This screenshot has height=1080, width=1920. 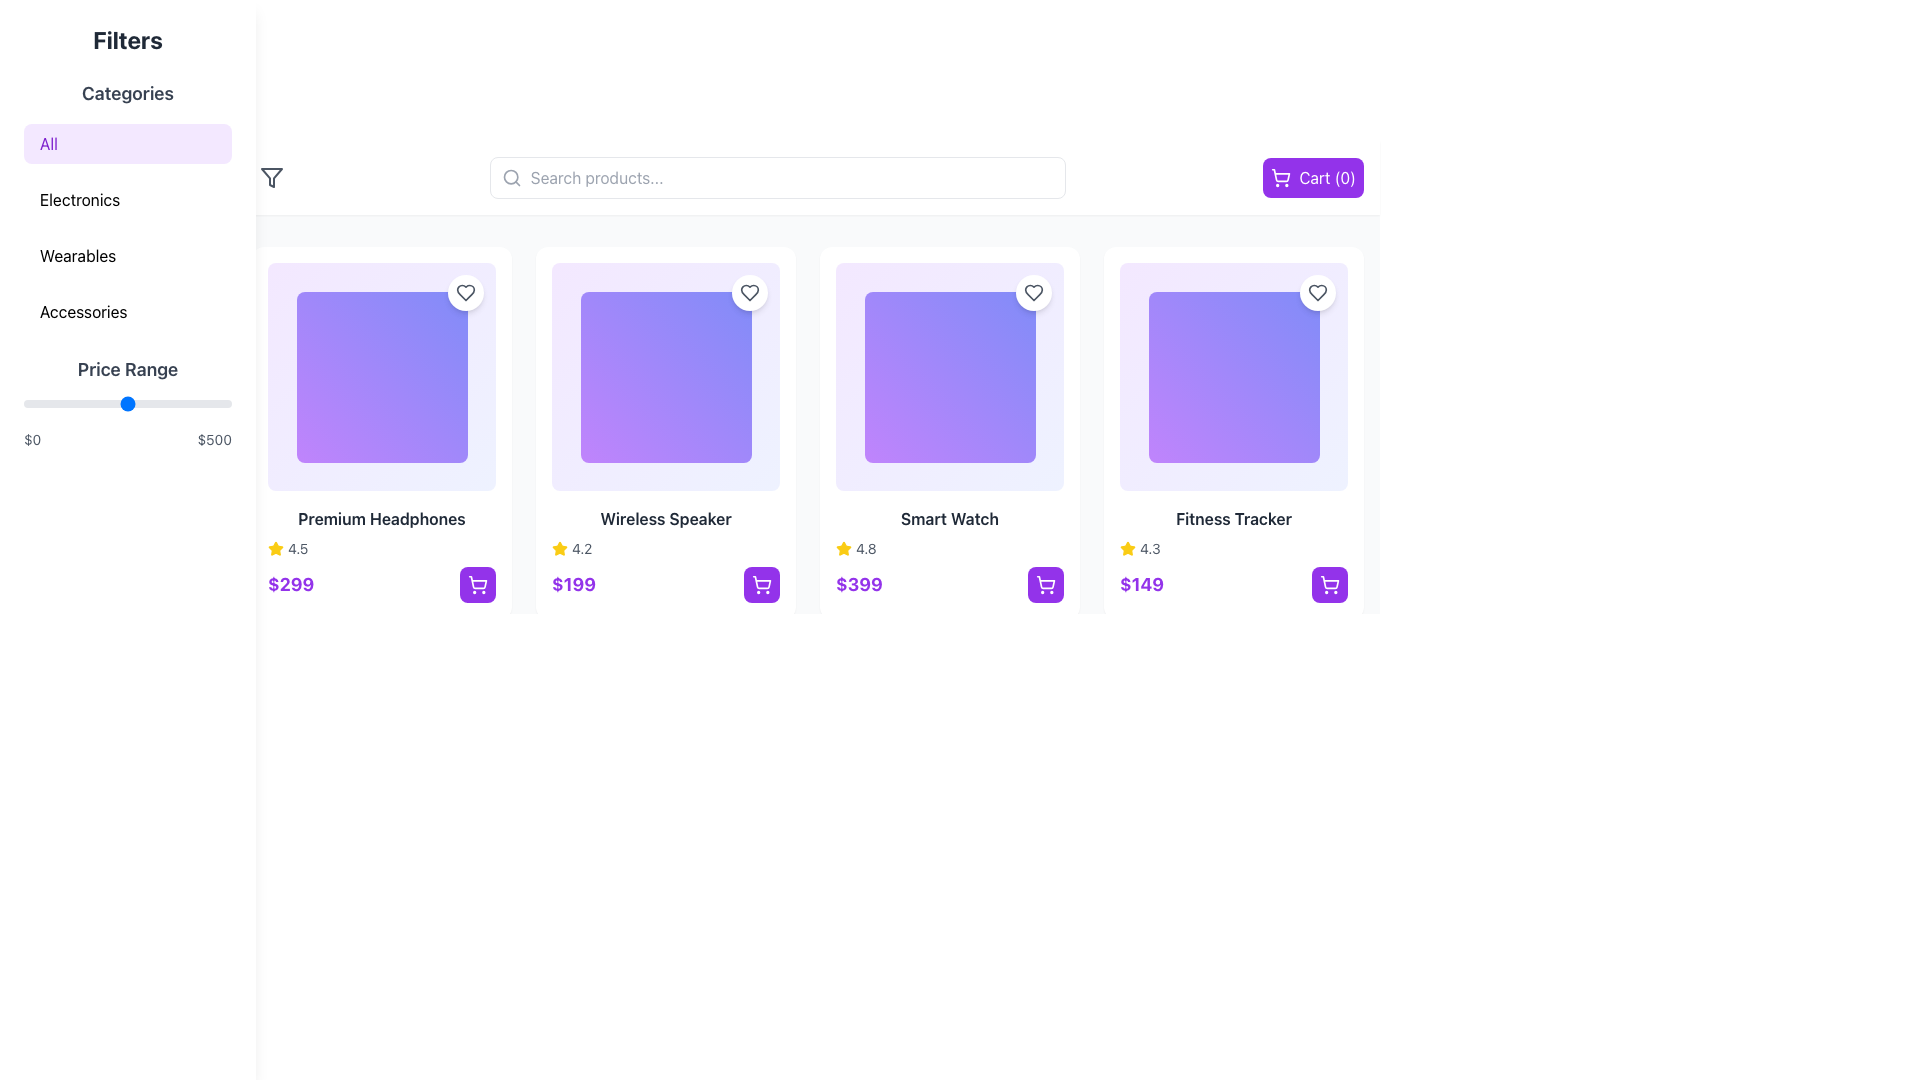 I want to click on the price range slider, so click(x=205, y=404).